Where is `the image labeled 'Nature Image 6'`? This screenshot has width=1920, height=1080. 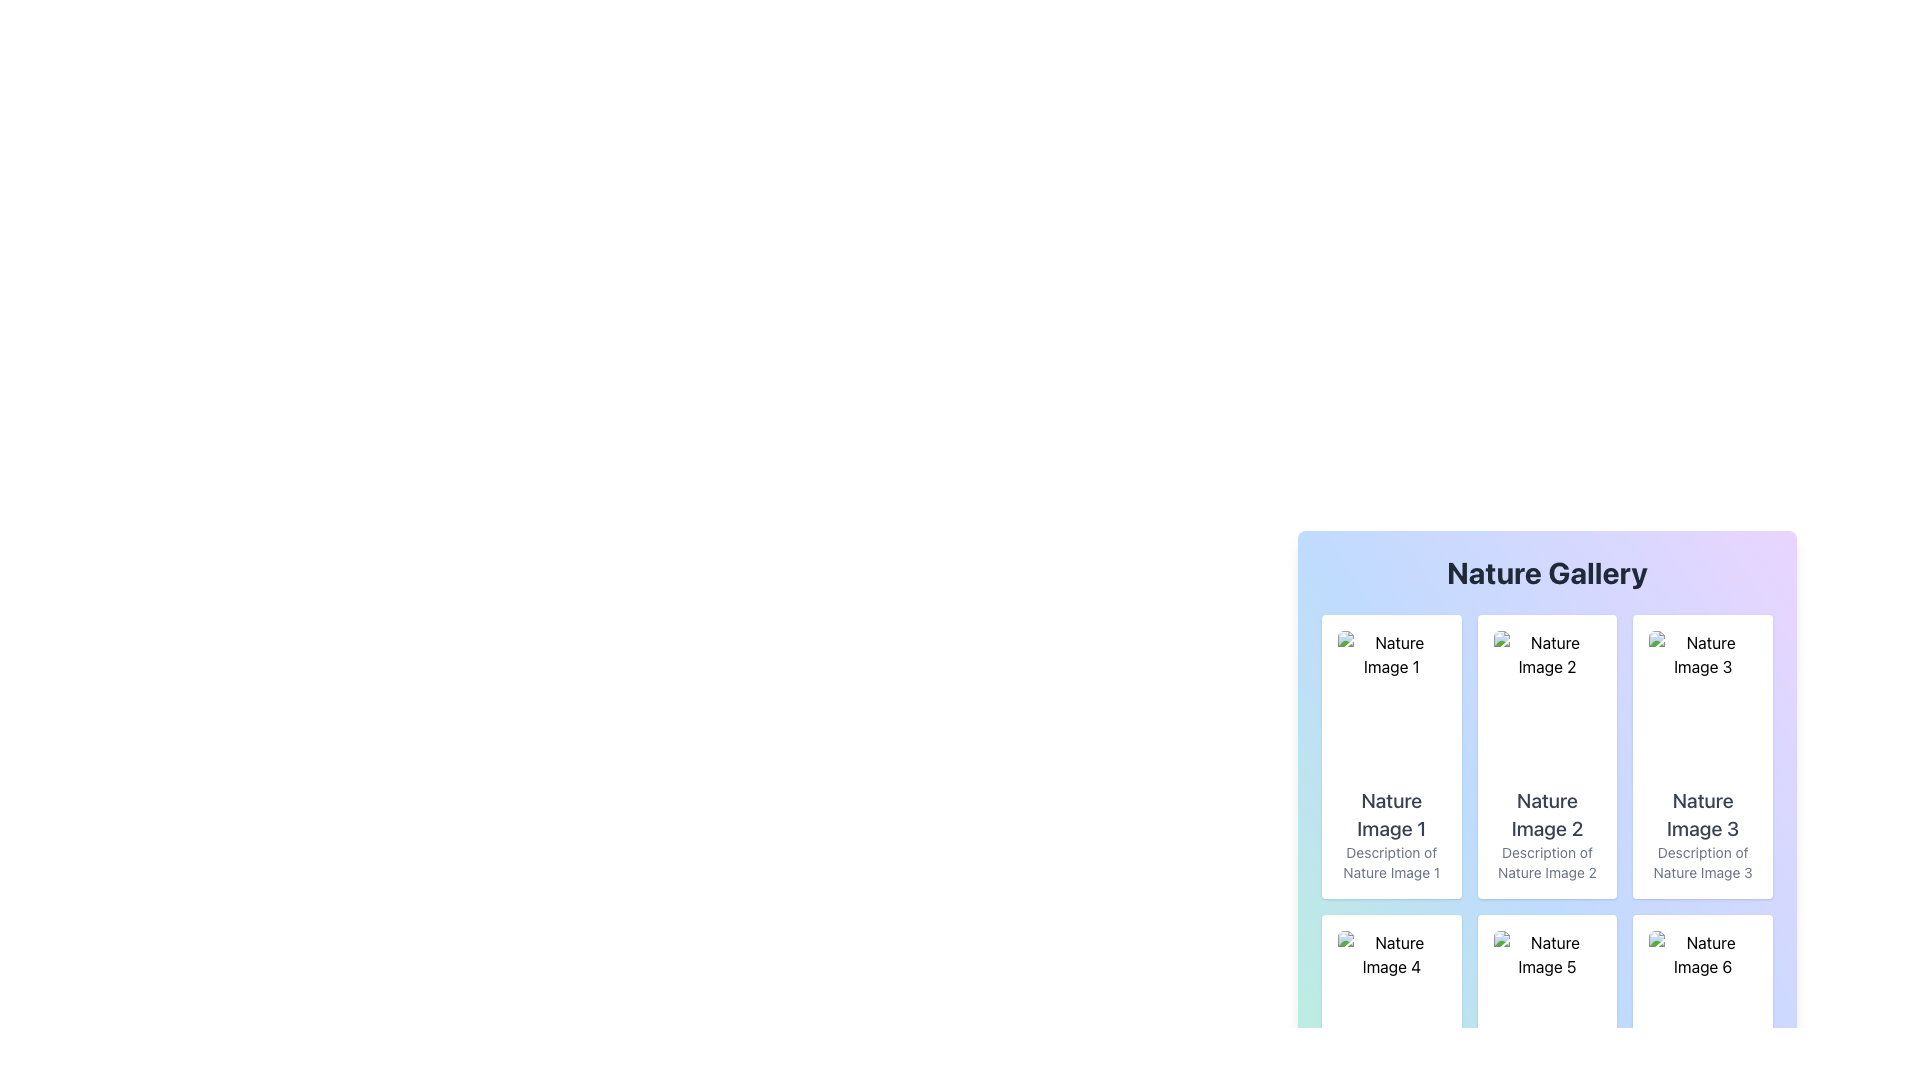
the image labeled 'Nature Image 6' is located at coordinates (1702, 1002).